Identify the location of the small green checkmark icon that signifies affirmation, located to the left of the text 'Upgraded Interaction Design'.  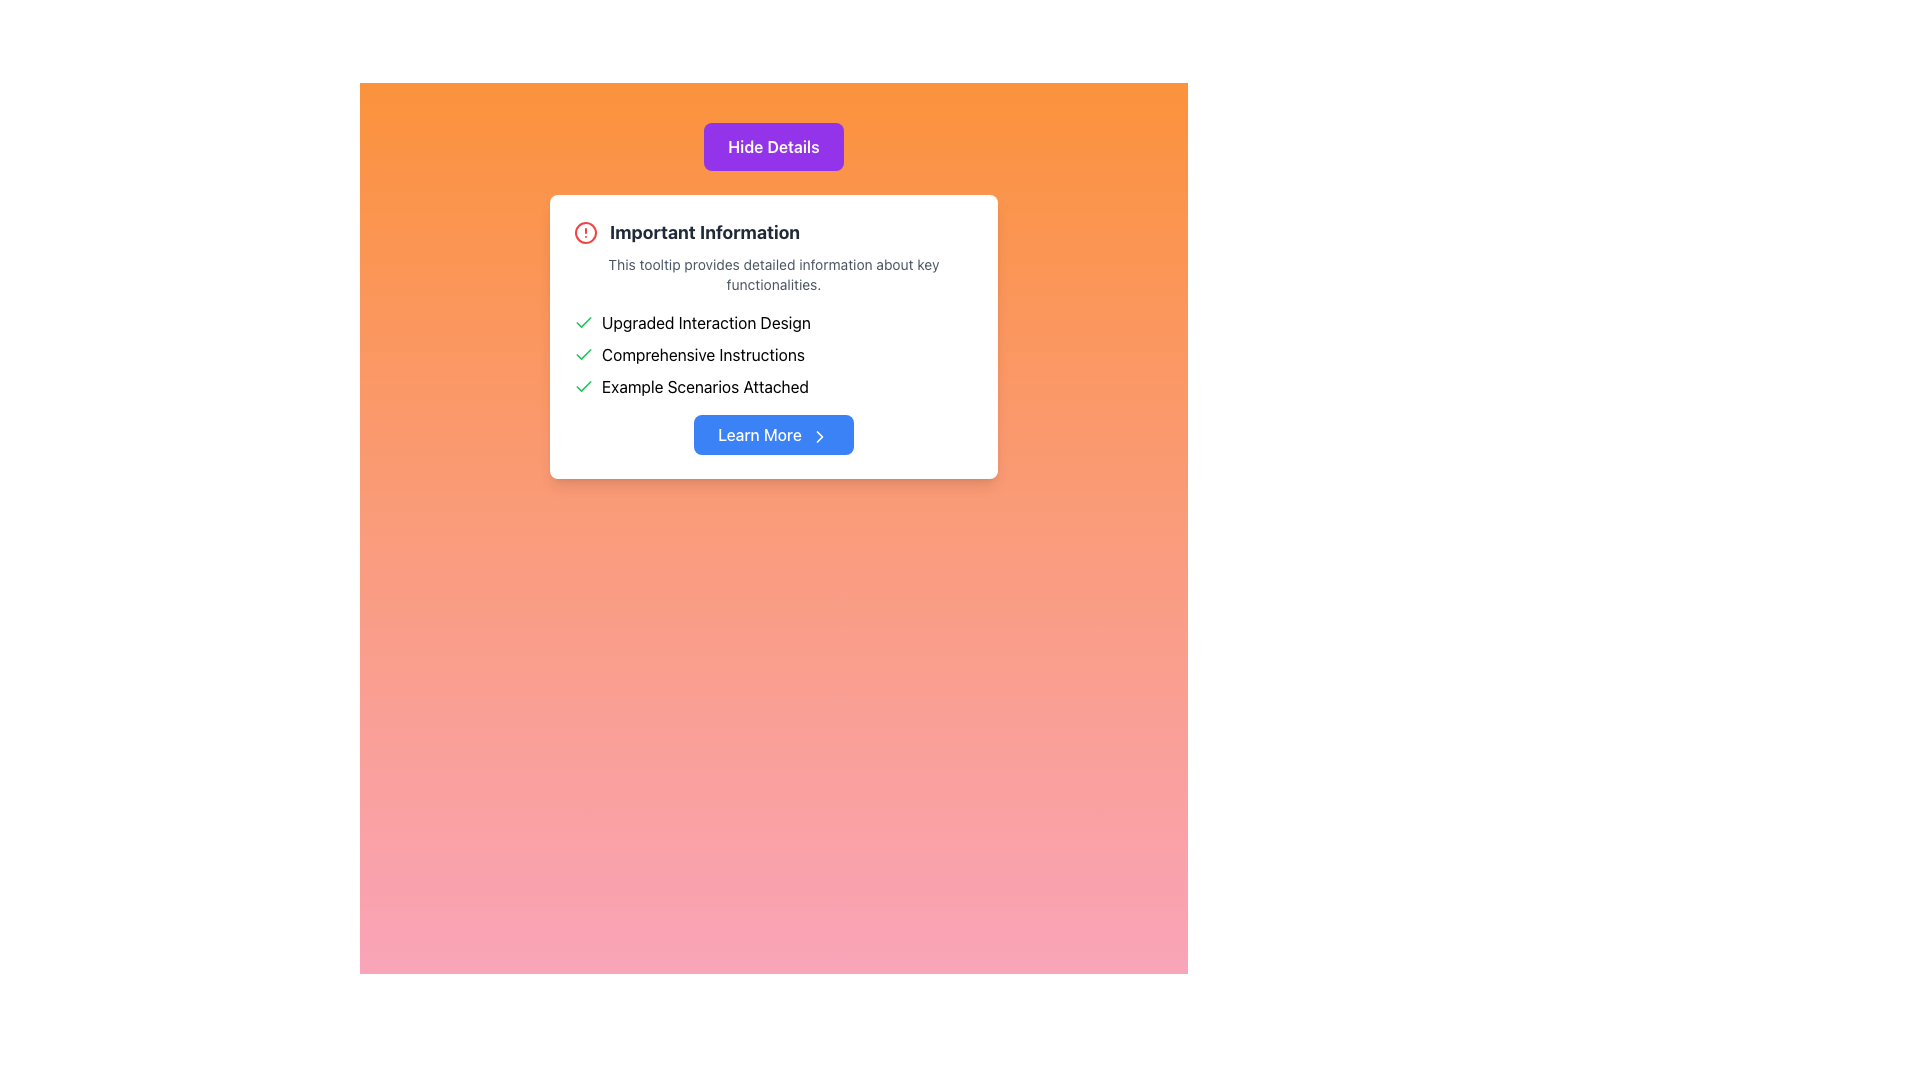
(583, 322).